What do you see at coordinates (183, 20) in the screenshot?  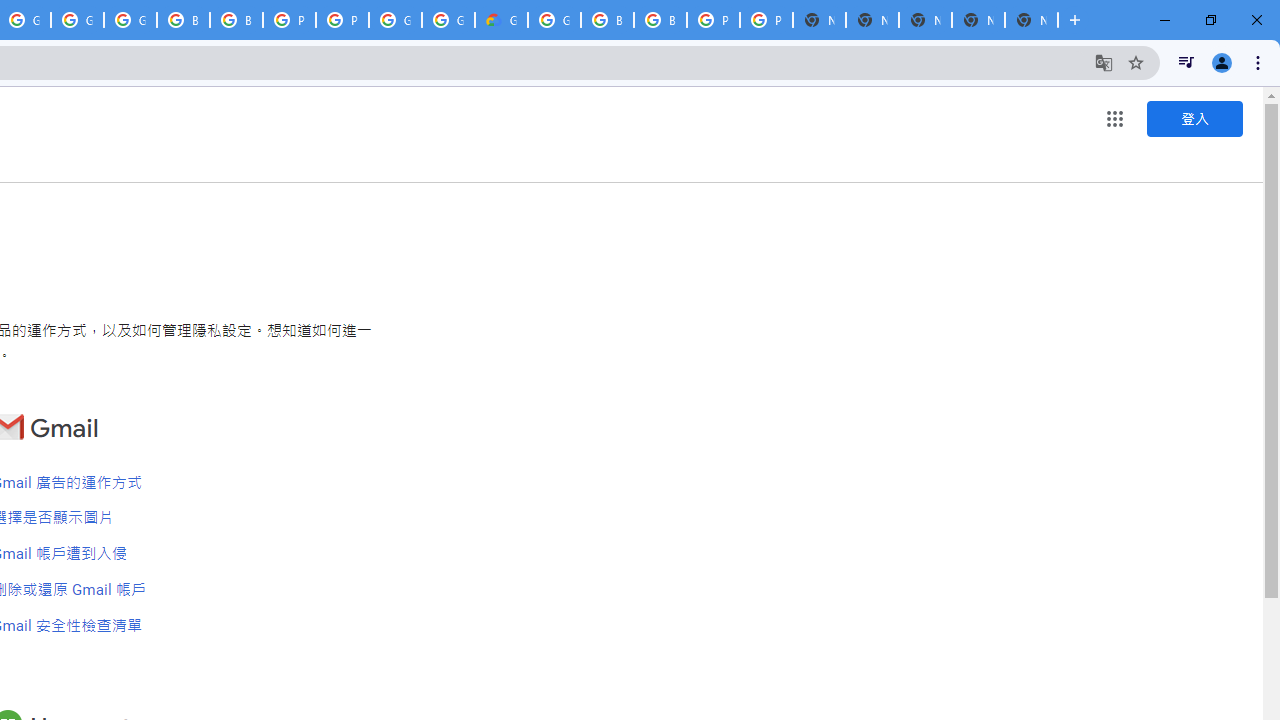 I see `'Browse Chrome as a guest - Computer - Google Chrome Help'` at bounding box center [183, 20].